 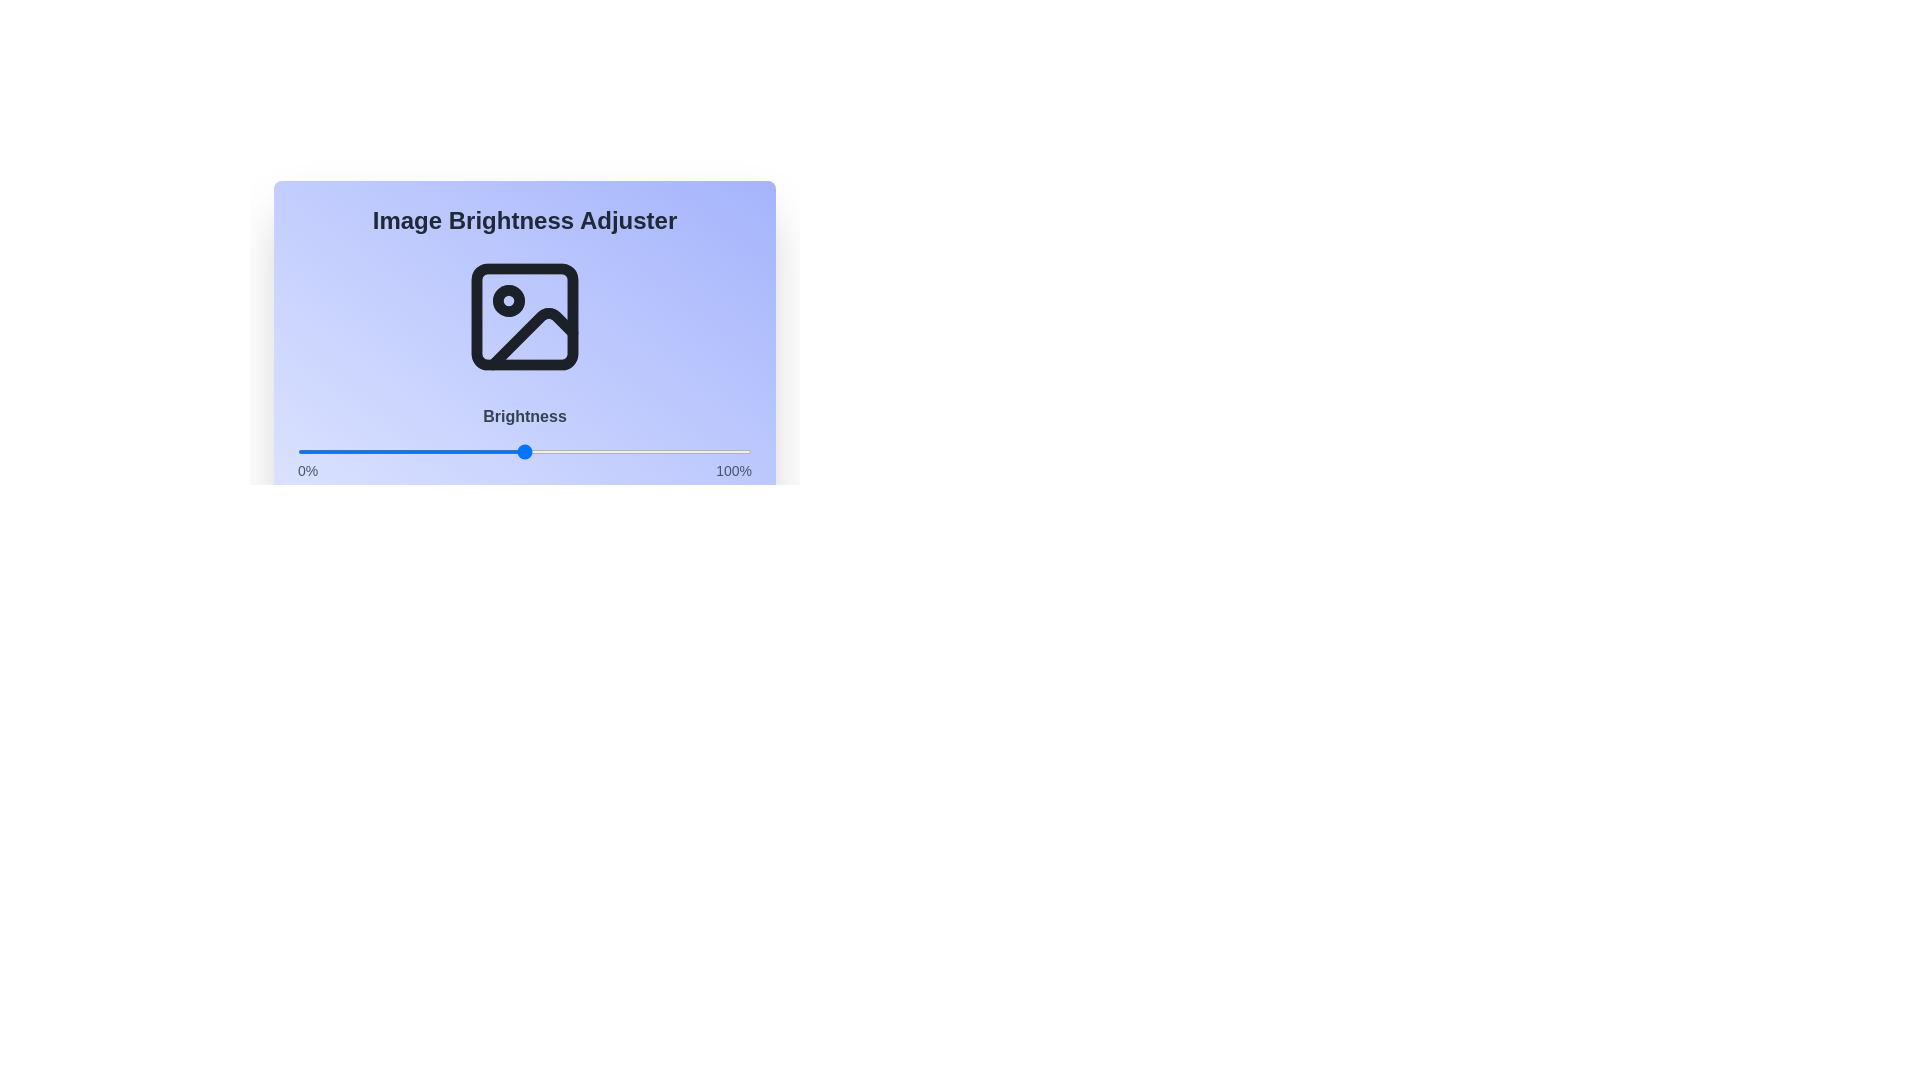 What do you see at coordinates (379, 451) in the screenshot?
I see `the brightness to 18% using the slider` at bounding box center [379, 451].